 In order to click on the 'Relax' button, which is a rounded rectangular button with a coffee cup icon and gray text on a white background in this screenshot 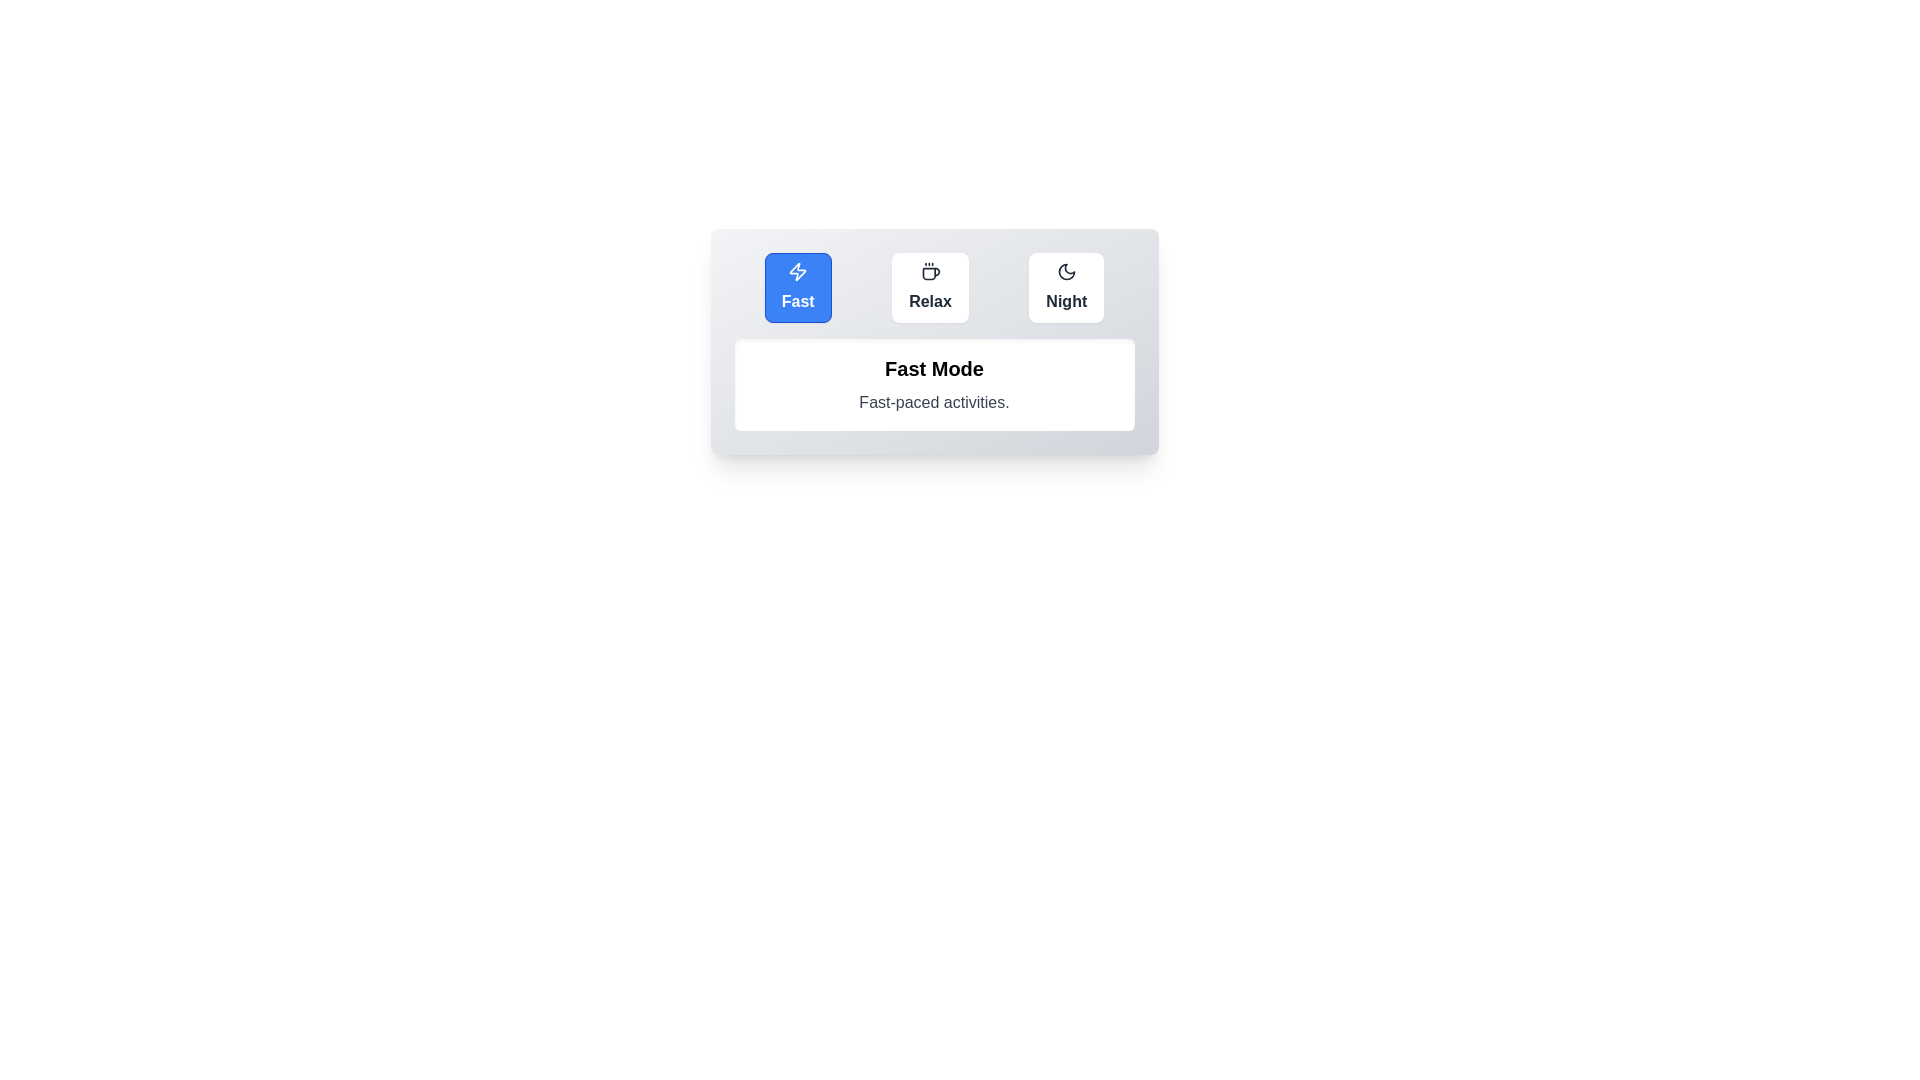, I will do `click(929, 288)`.